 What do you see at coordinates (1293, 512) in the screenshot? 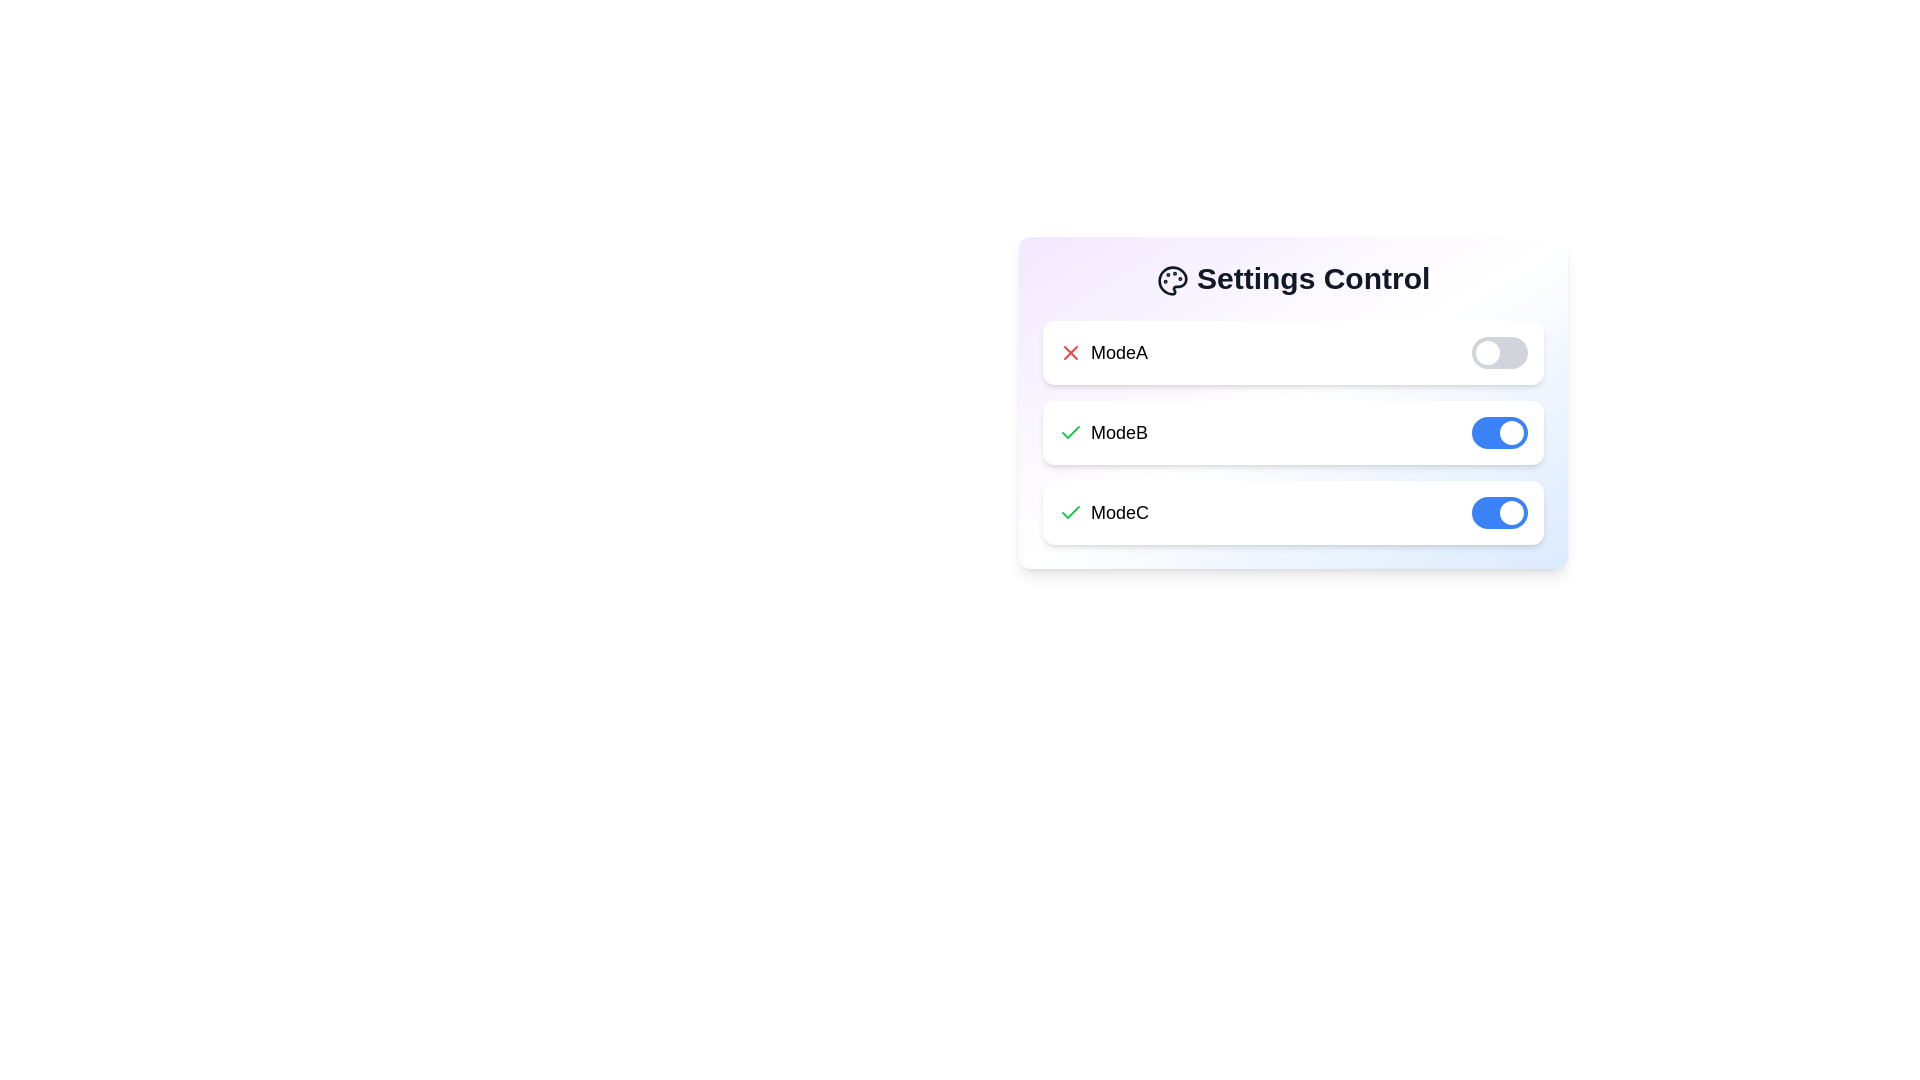
I see `the Interactive List Item with Toggle labeled 'ModeC' for more information` at bounding box center [1293, 512].